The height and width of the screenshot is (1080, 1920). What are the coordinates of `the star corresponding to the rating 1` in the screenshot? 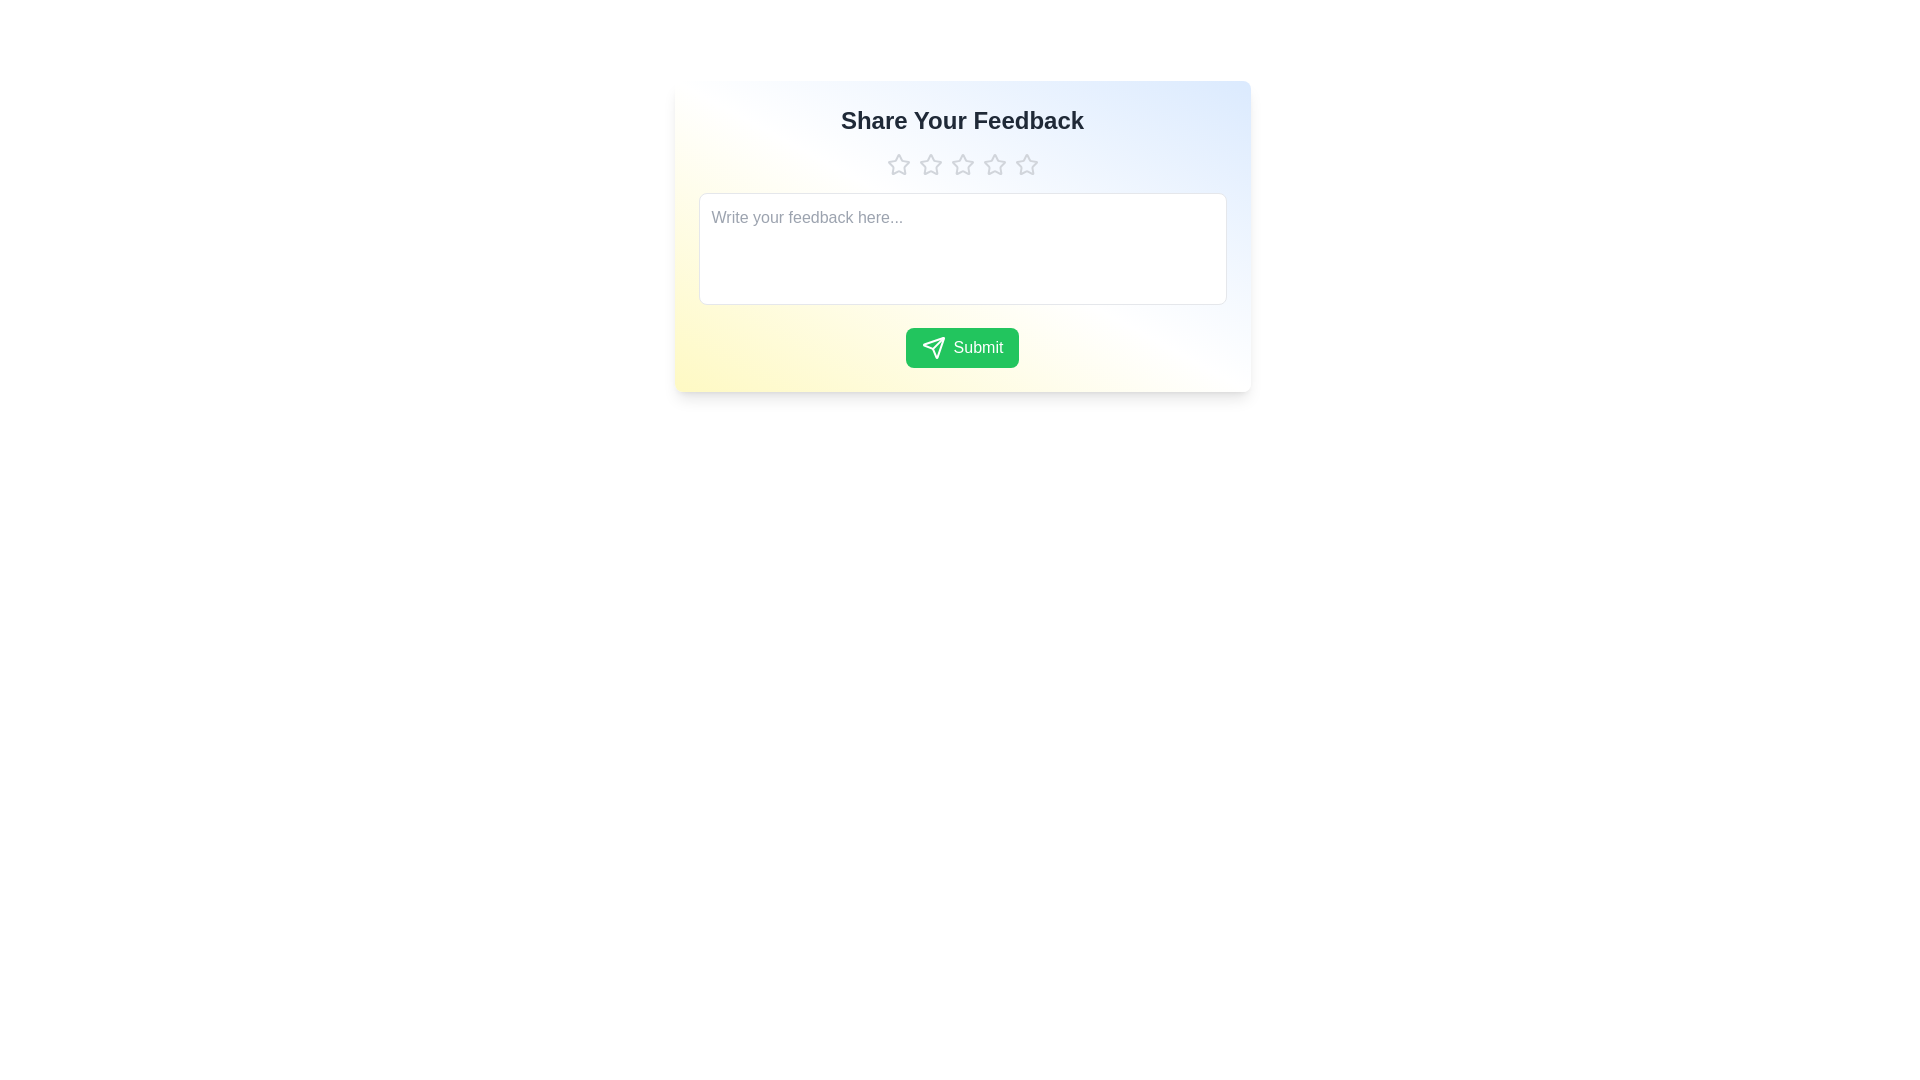 It's located at (897, 164).